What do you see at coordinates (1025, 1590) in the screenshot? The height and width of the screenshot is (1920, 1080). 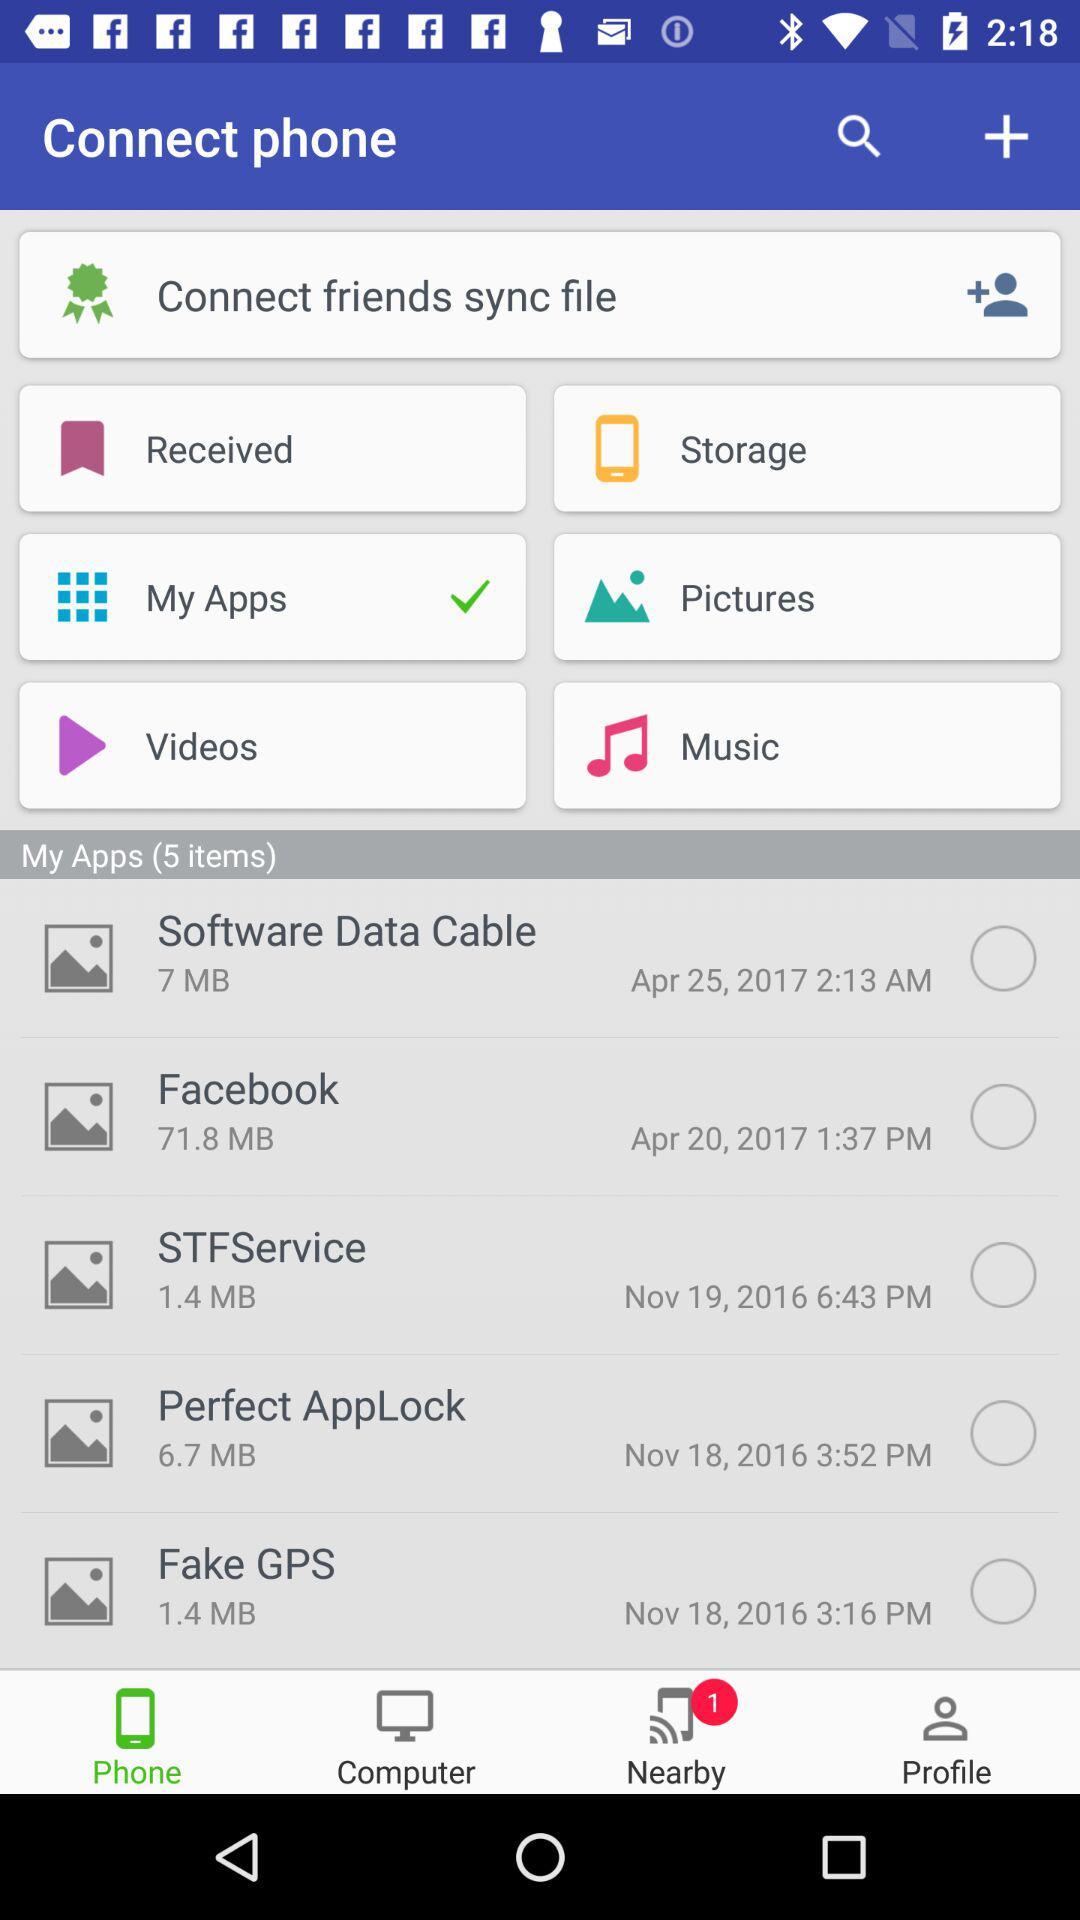 I see `file` at bounding box center [1025, 1590].